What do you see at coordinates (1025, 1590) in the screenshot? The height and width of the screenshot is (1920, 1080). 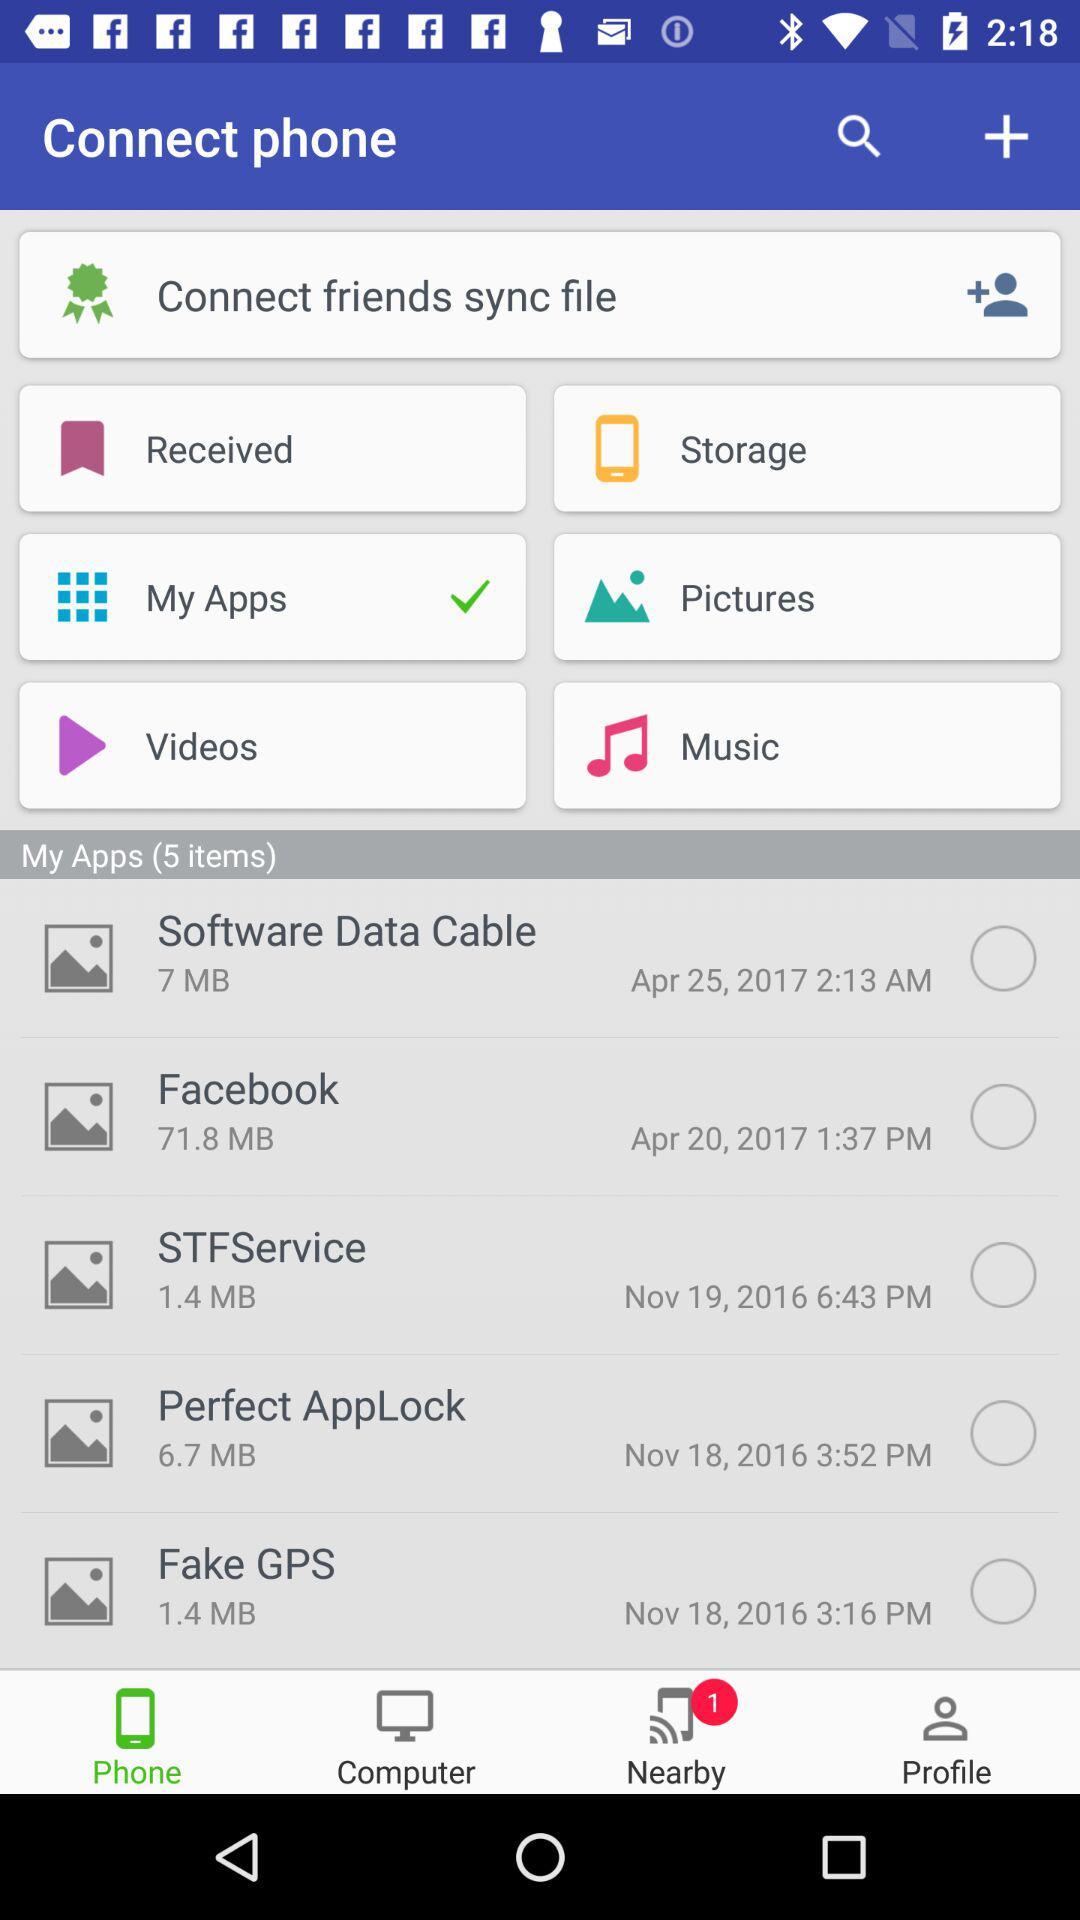 I see `file` at bounding box center [1025, 1590].